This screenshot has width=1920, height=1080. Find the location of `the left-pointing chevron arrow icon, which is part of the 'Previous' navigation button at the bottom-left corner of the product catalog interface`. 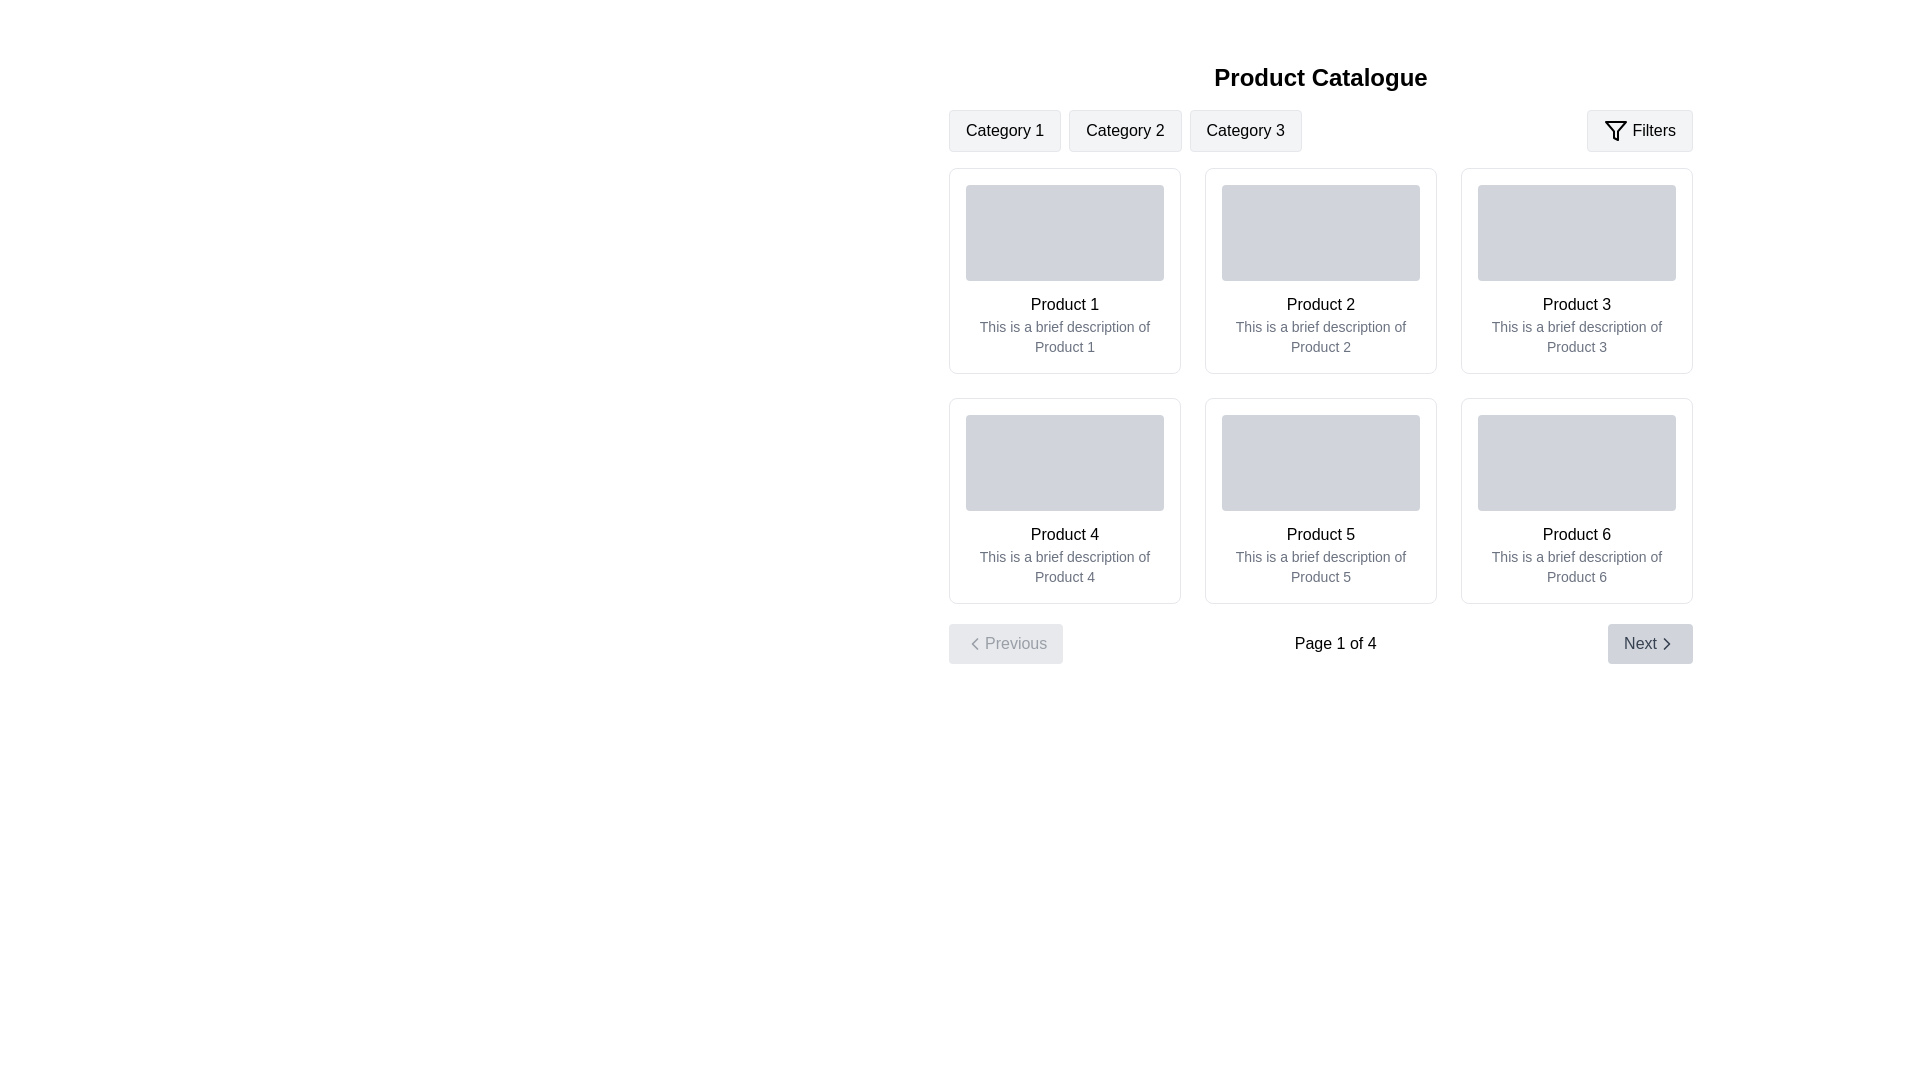

the left-pointing chevron arrow icon, which is part of the 'Previous' navigation button at the bottom-left corner of the product catalog interface is located at coordinates (974, 644).